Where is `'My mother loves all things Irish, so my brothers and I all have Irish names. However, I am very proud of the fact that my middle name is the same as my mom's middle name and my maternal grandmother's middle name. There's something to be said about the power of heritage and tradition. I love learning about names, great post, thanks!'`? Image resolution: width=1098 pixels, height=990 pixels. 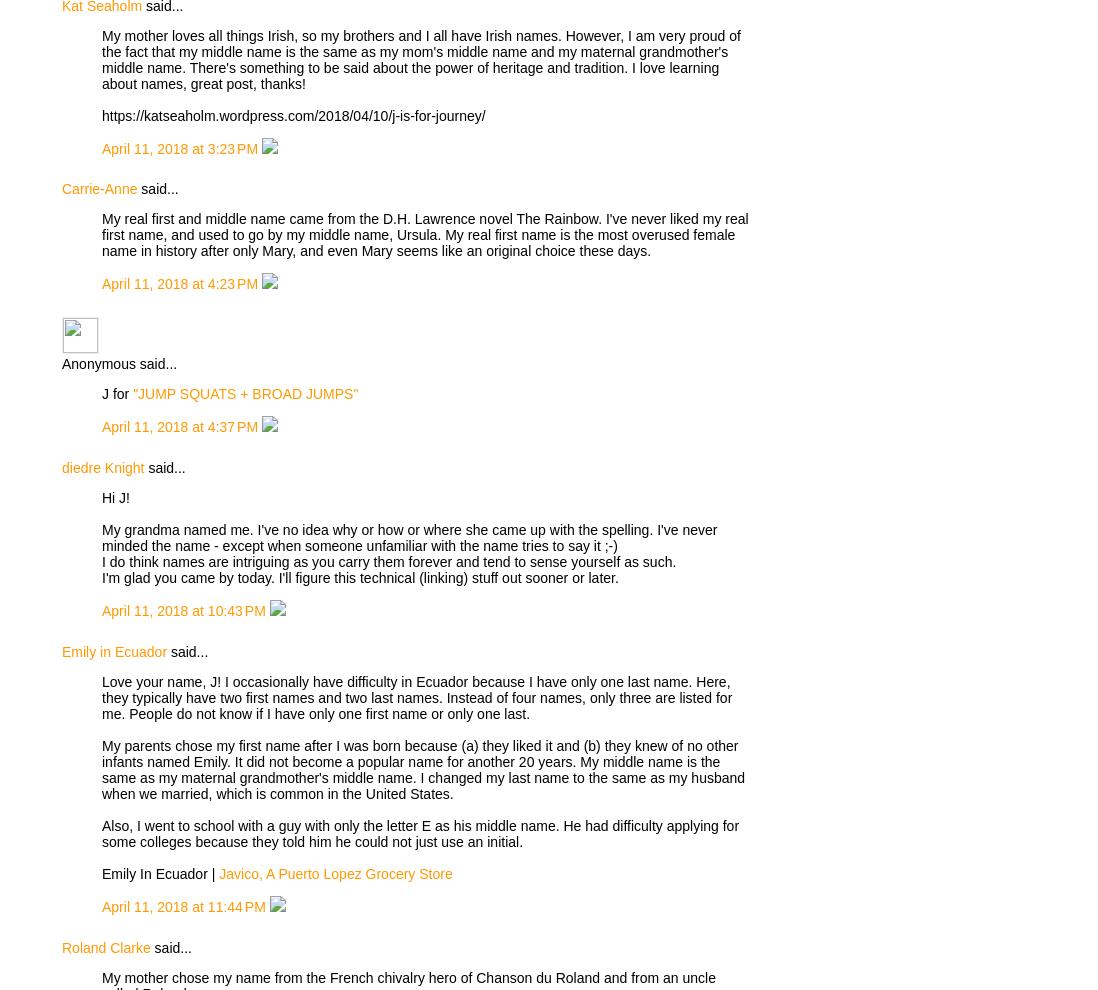 'My mother loves all things Irish, so my brothers and I all have Irish names. However, I am very proud of the fact that my middle name is the same as my mom's middle name and my maternal grandmother's middle name. There's something to be said about the power of heritage and tradition. I love learning about names, great post, thanks!' is located at coordinates (419, 59).